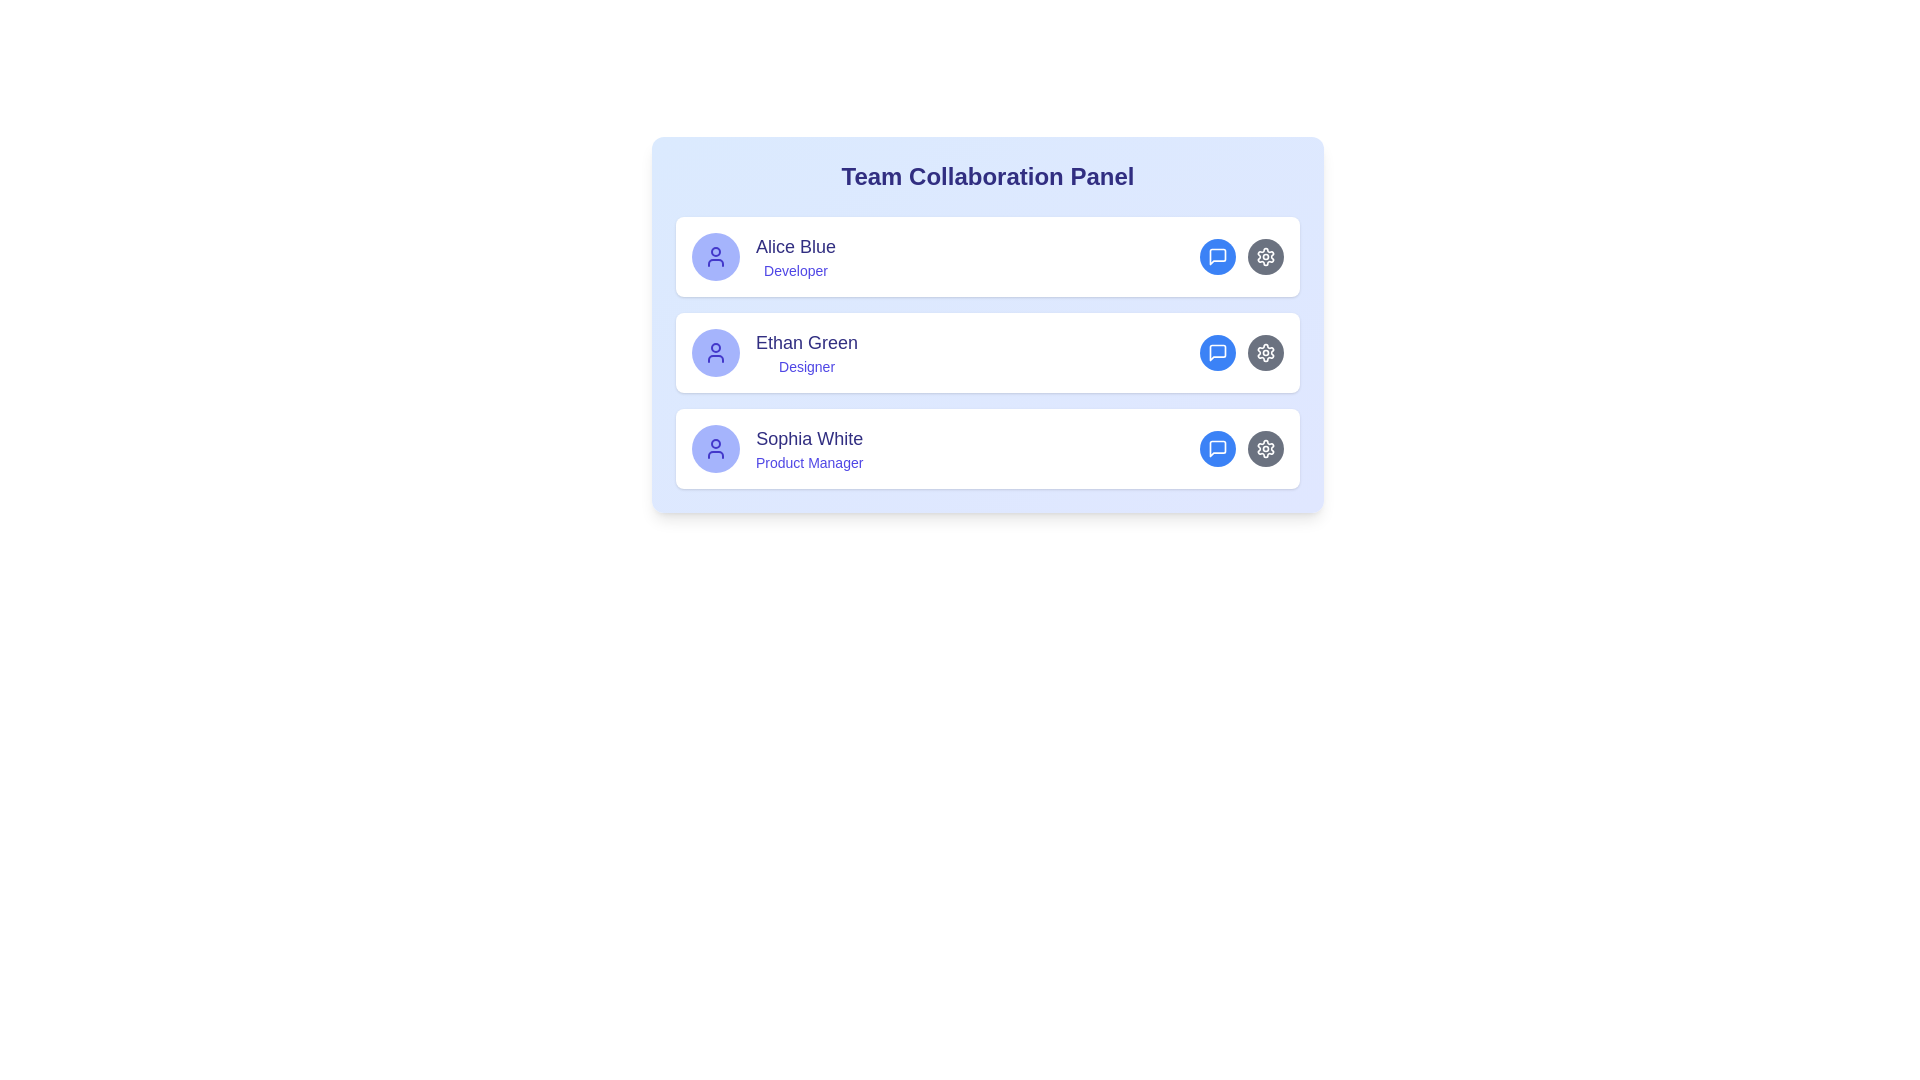  What do you see at coordinates (1265, 256) in the screenshot?
I see `the gear-shaped settings icon on the rightmost side of the interface, aligned with the 'Alice Blue - Developer' entry` at bounding box center [1265, 256].